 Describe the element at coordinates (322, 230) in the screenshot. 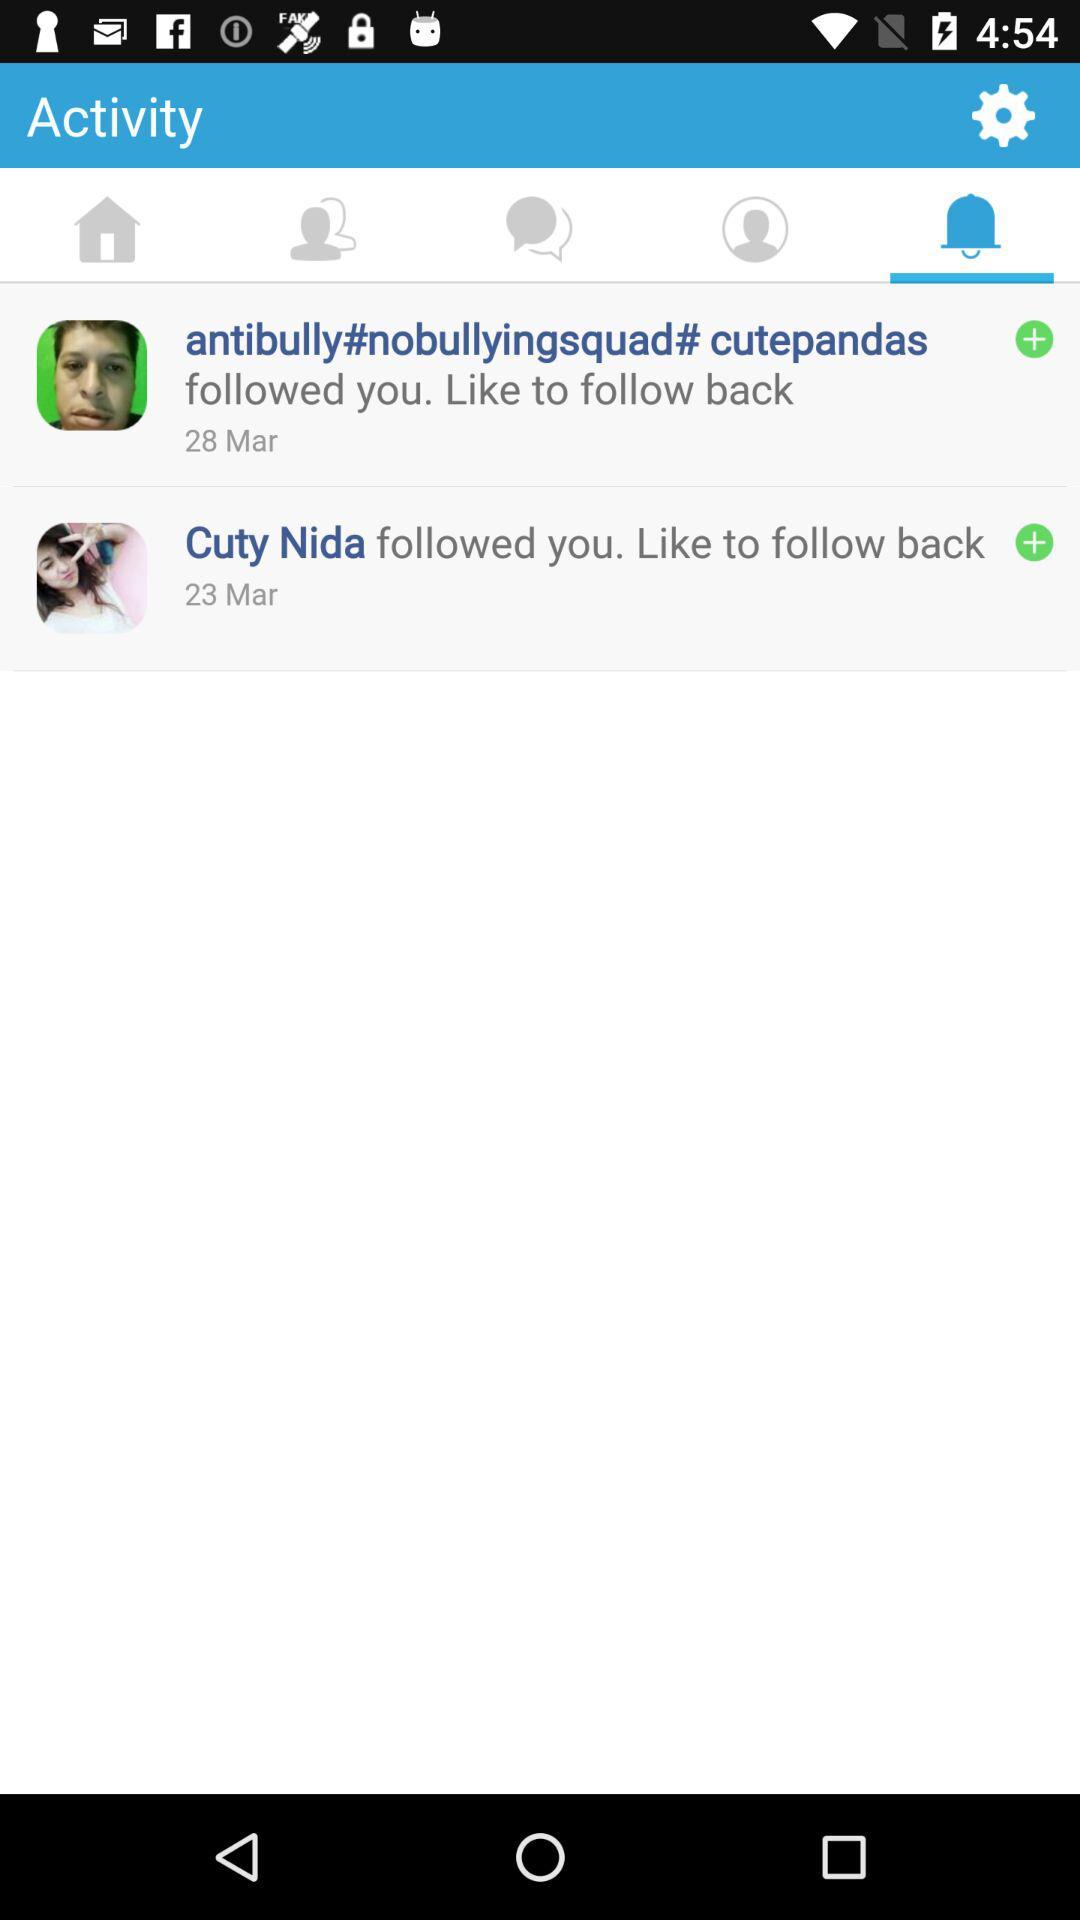

I see `the option which is after home option` at that location.